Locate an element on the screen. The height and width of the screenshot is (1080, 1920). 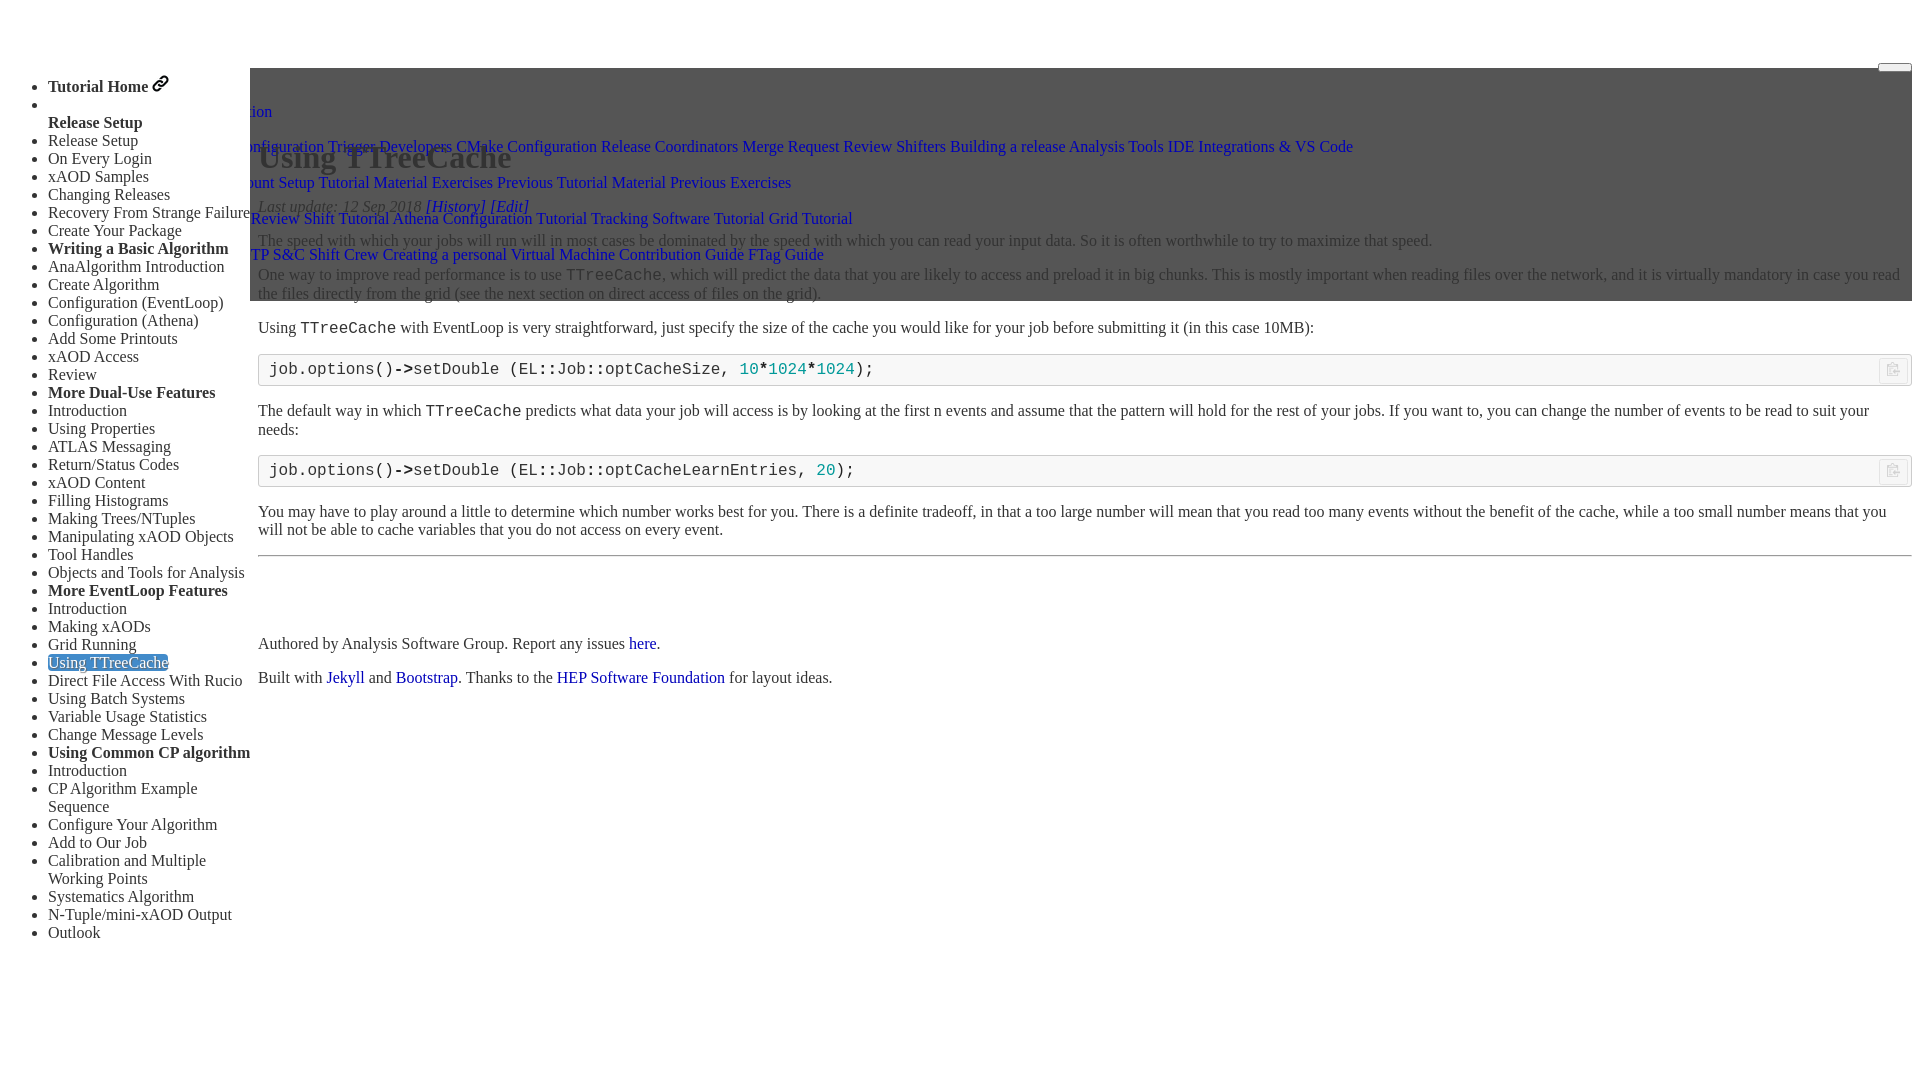
'FTag Guide' is located at coordinates (747, 253).